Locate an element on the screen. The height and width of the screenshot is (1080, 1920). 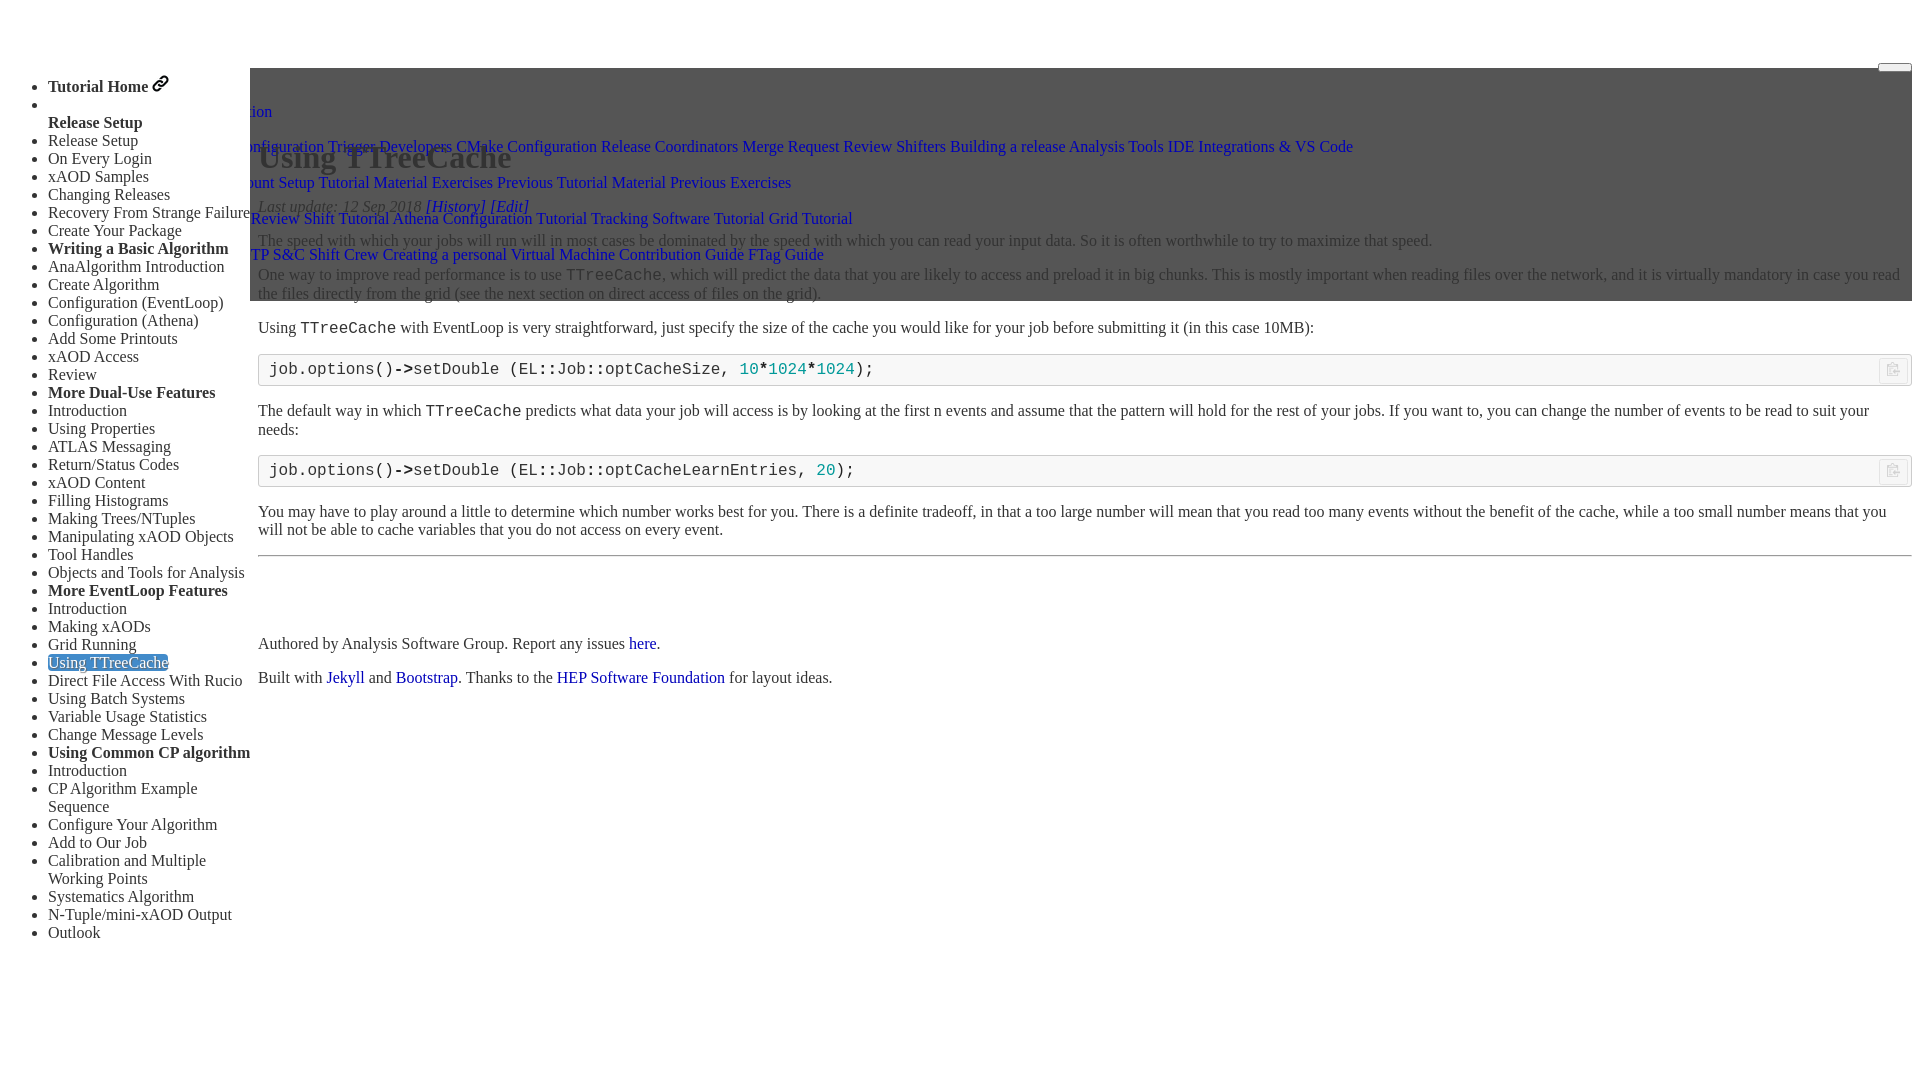
'FTag Guide' is located at coordinates (747, 253).